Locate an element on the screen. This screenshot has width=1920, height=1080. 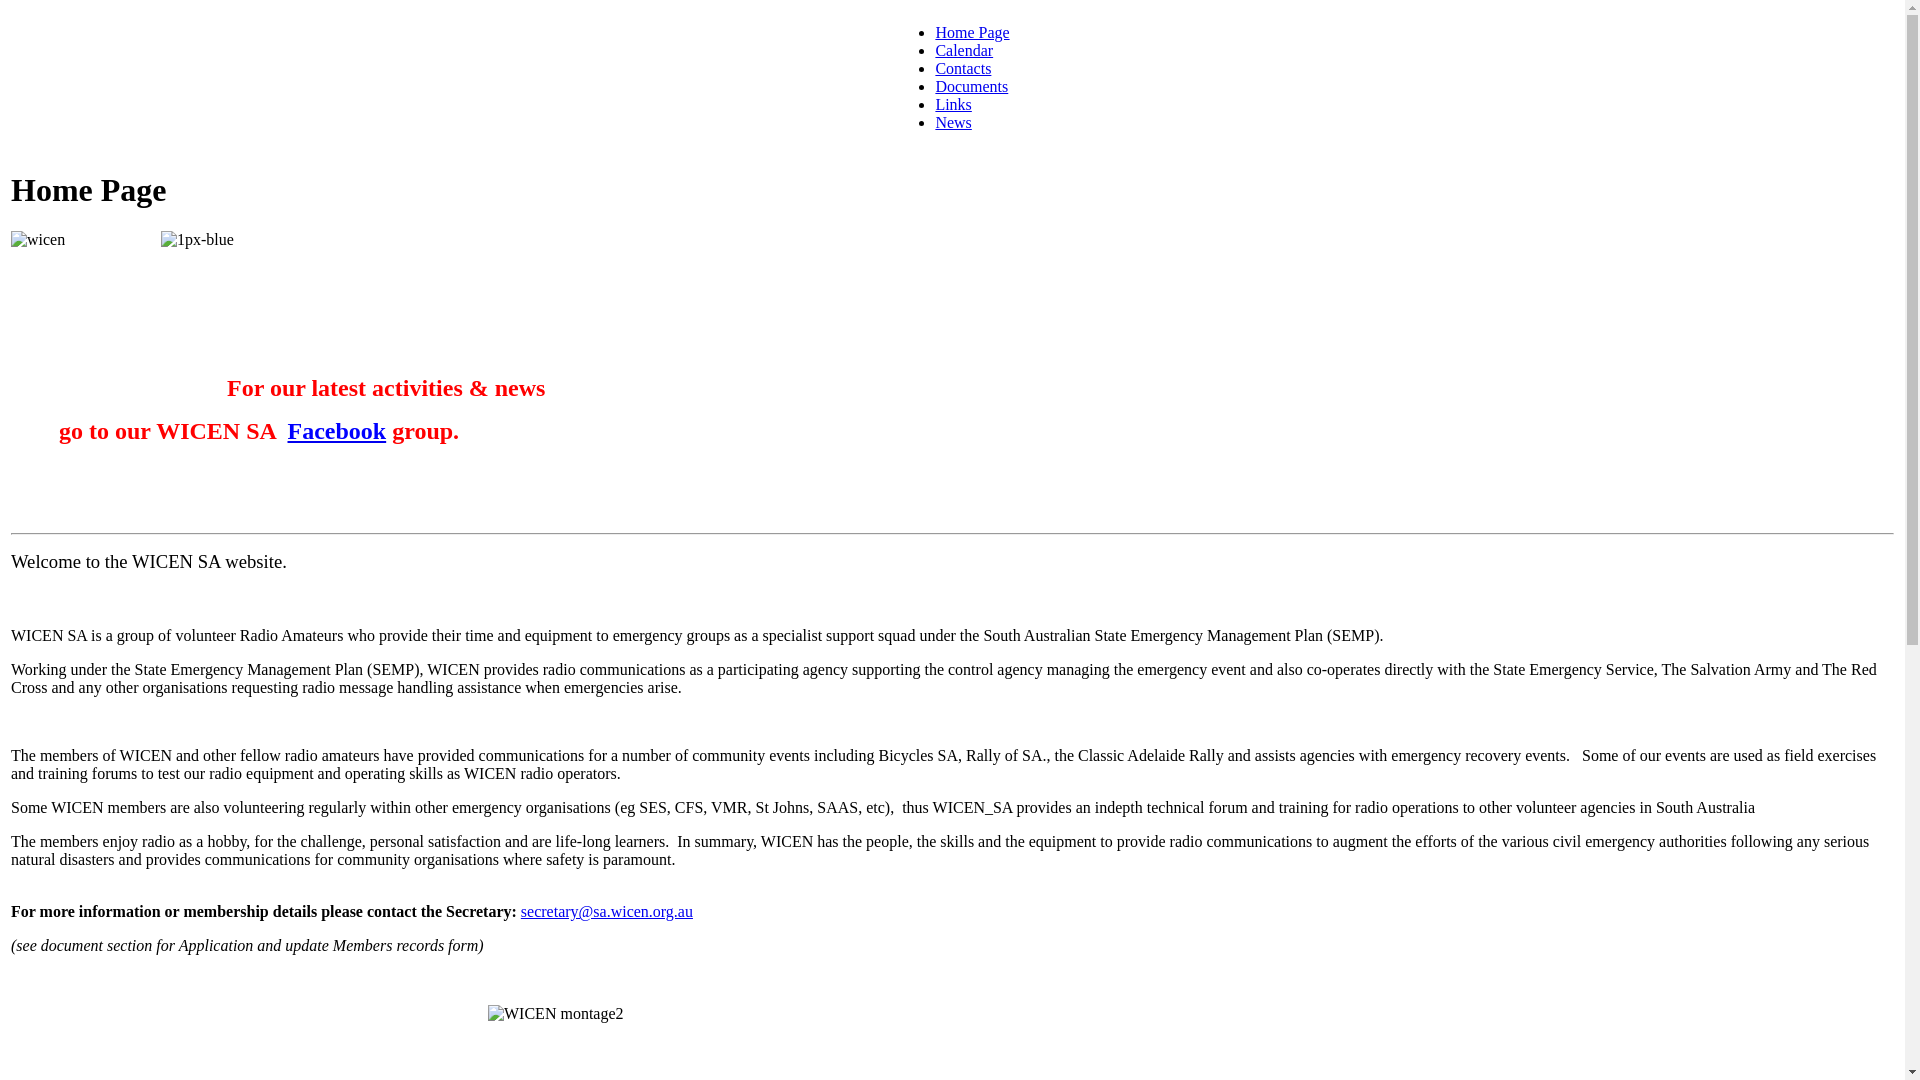
'Home Page' is located at coordinates (971, 32).